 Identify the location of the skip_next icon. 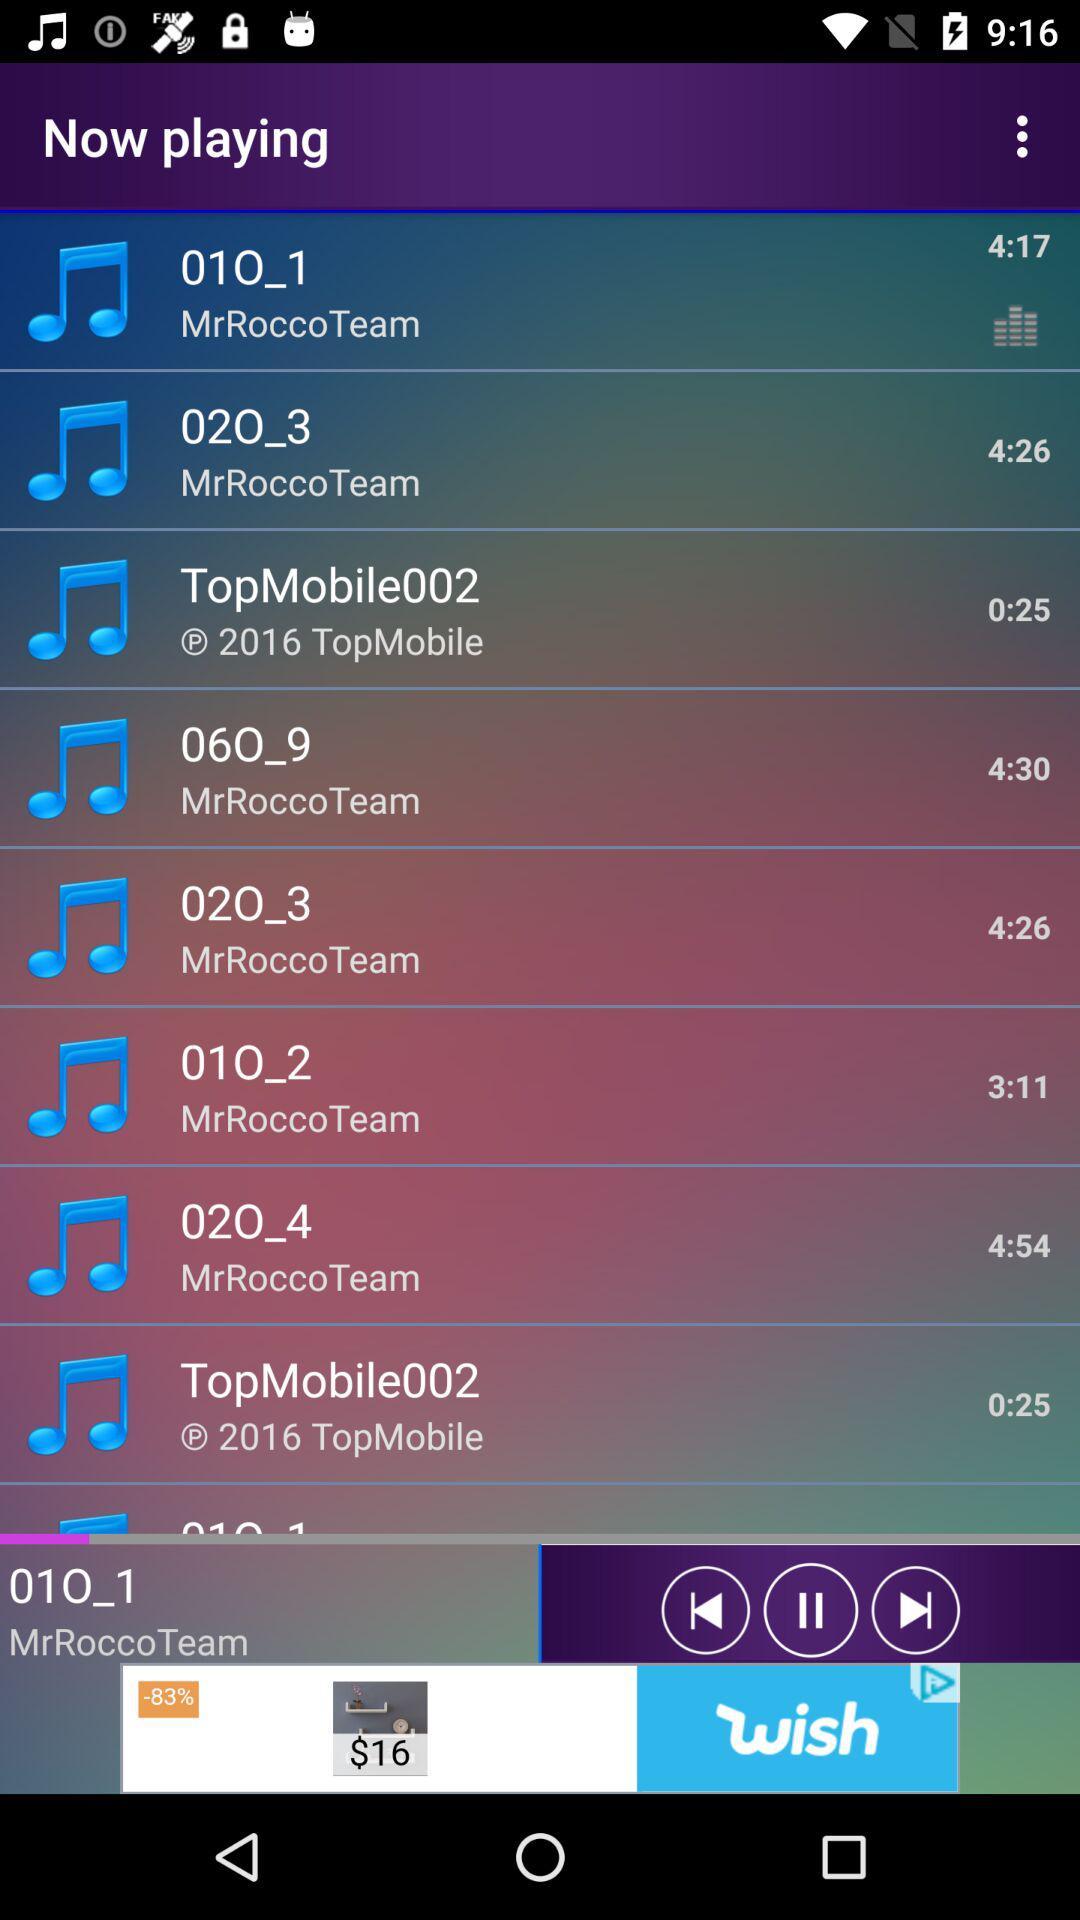
(915, 1610).